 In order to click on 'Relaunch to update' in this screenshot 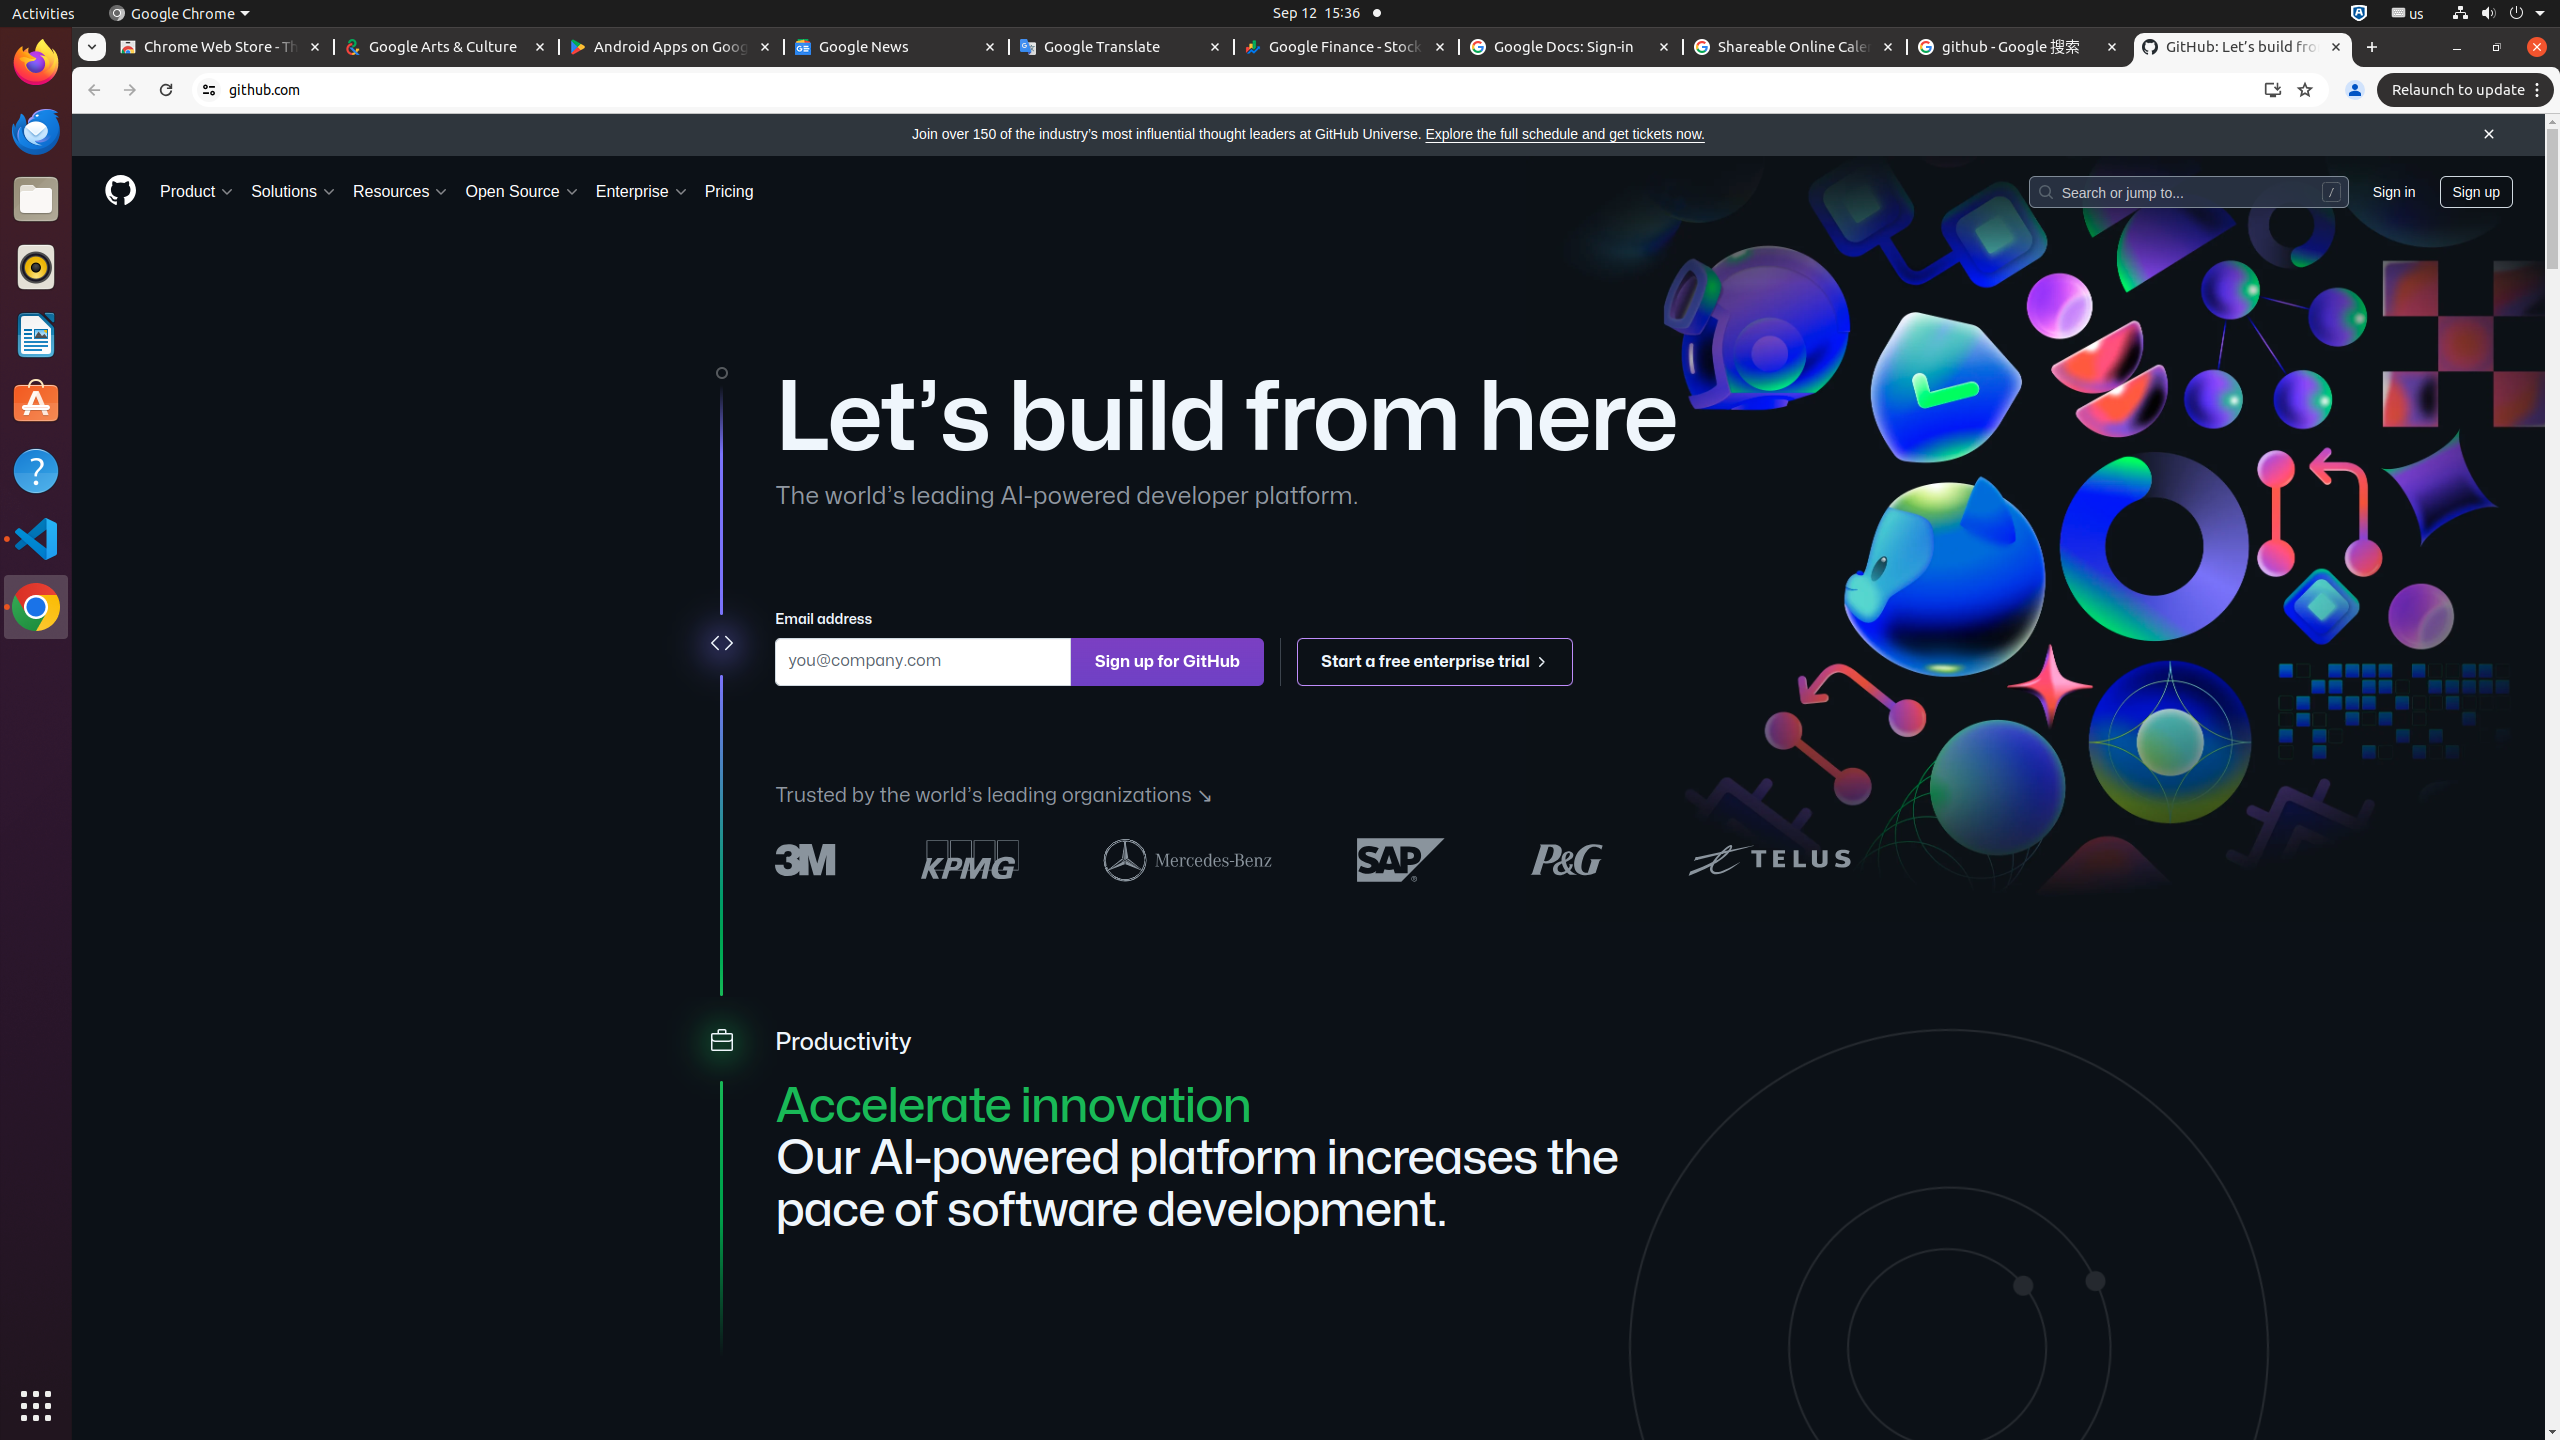, I will do `click(2467, 89)`.